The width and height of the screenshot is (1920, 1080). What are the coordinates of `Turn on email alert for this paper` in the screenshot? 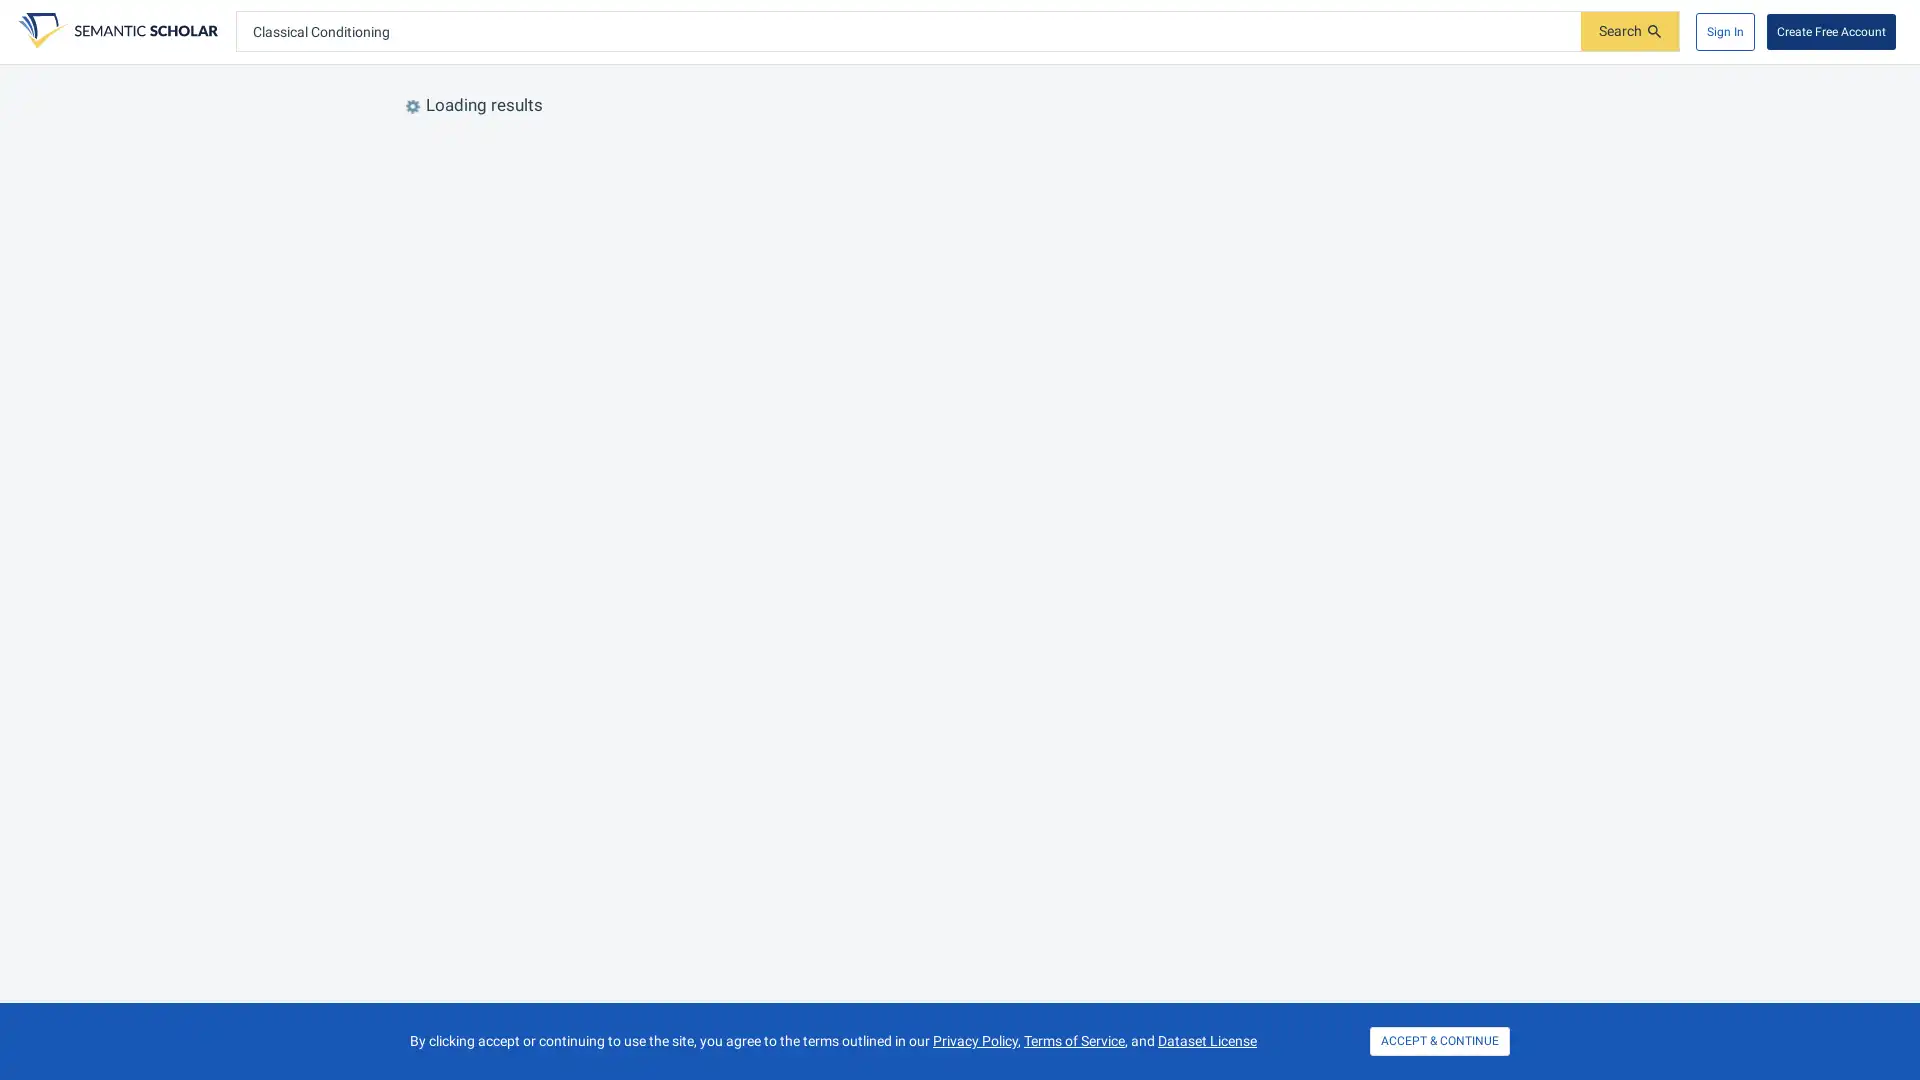 It's located at (603, 270).